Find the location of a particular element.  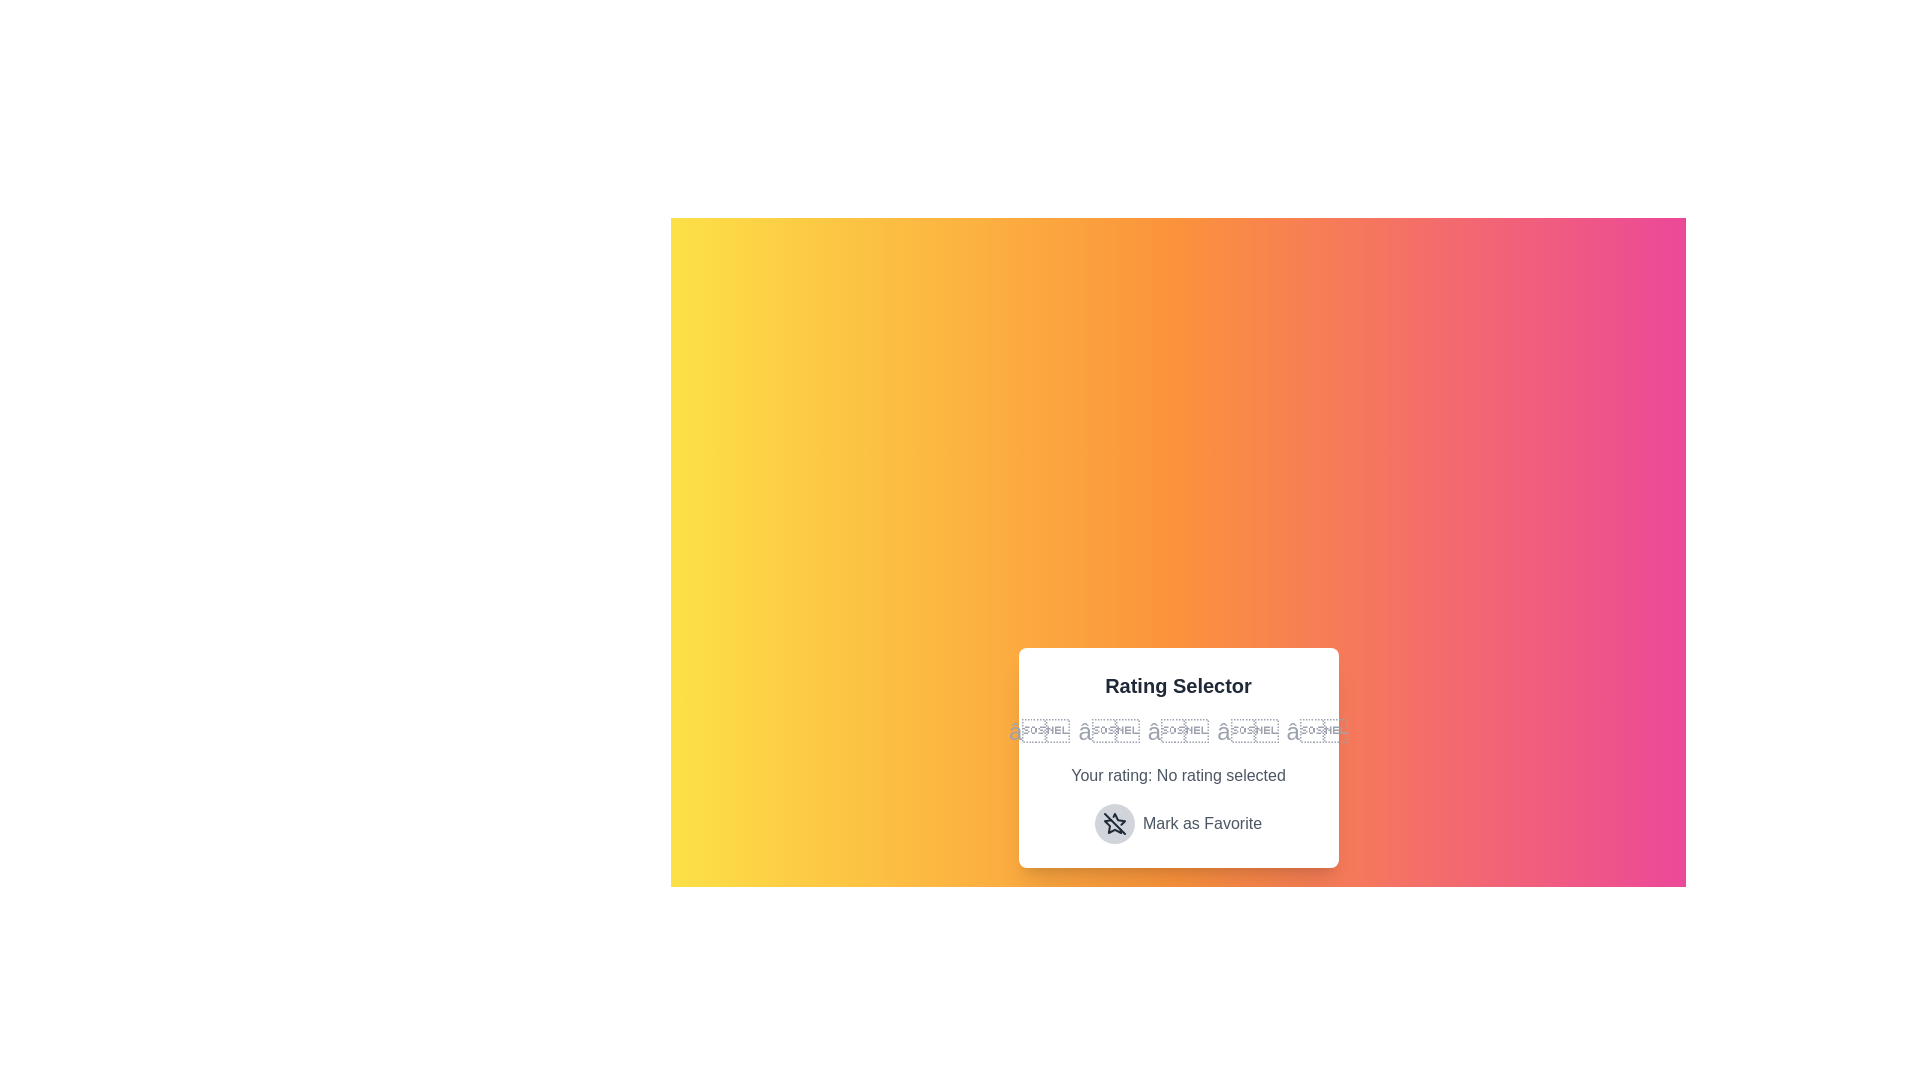

the second star icon in the rating component is located at coordinates (1108, 732).